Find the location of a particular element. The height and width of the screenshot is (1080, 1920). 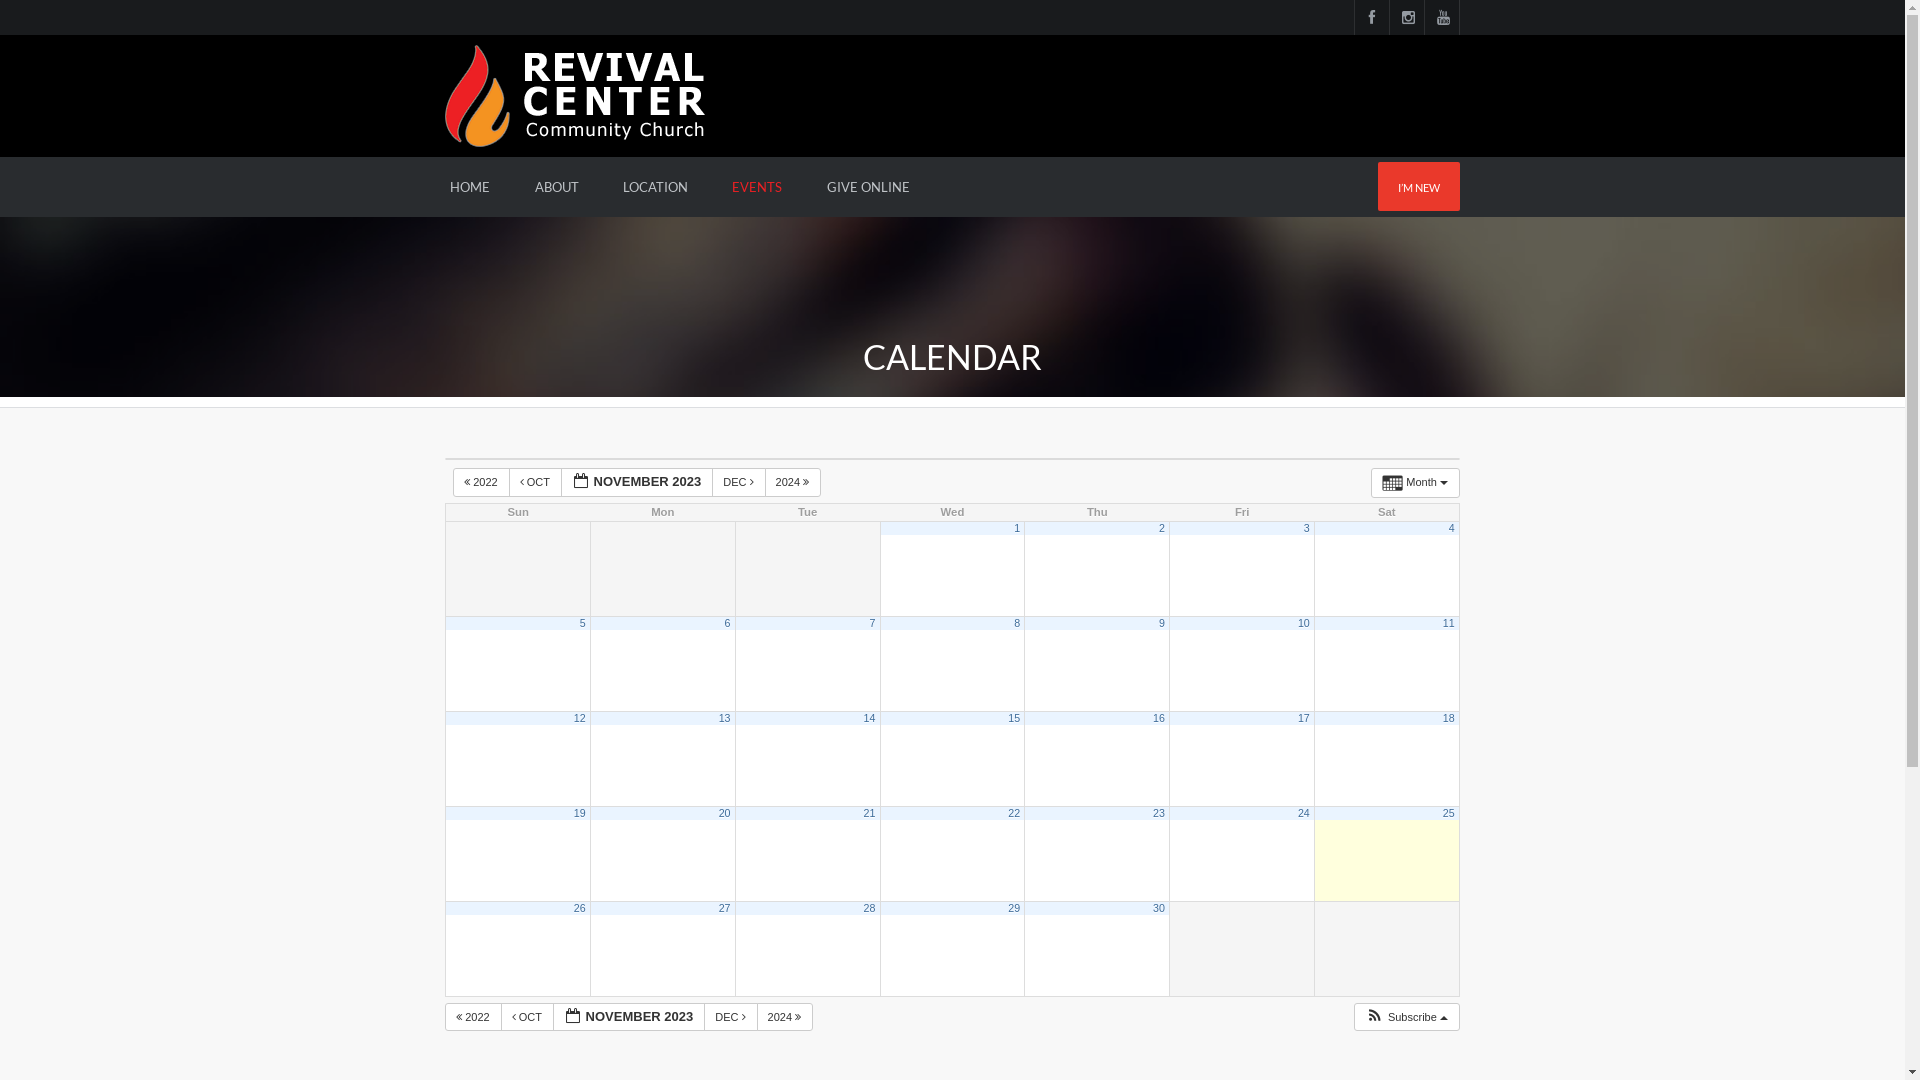

'Revival Center Community Church' is located at coordinates (574, 94).